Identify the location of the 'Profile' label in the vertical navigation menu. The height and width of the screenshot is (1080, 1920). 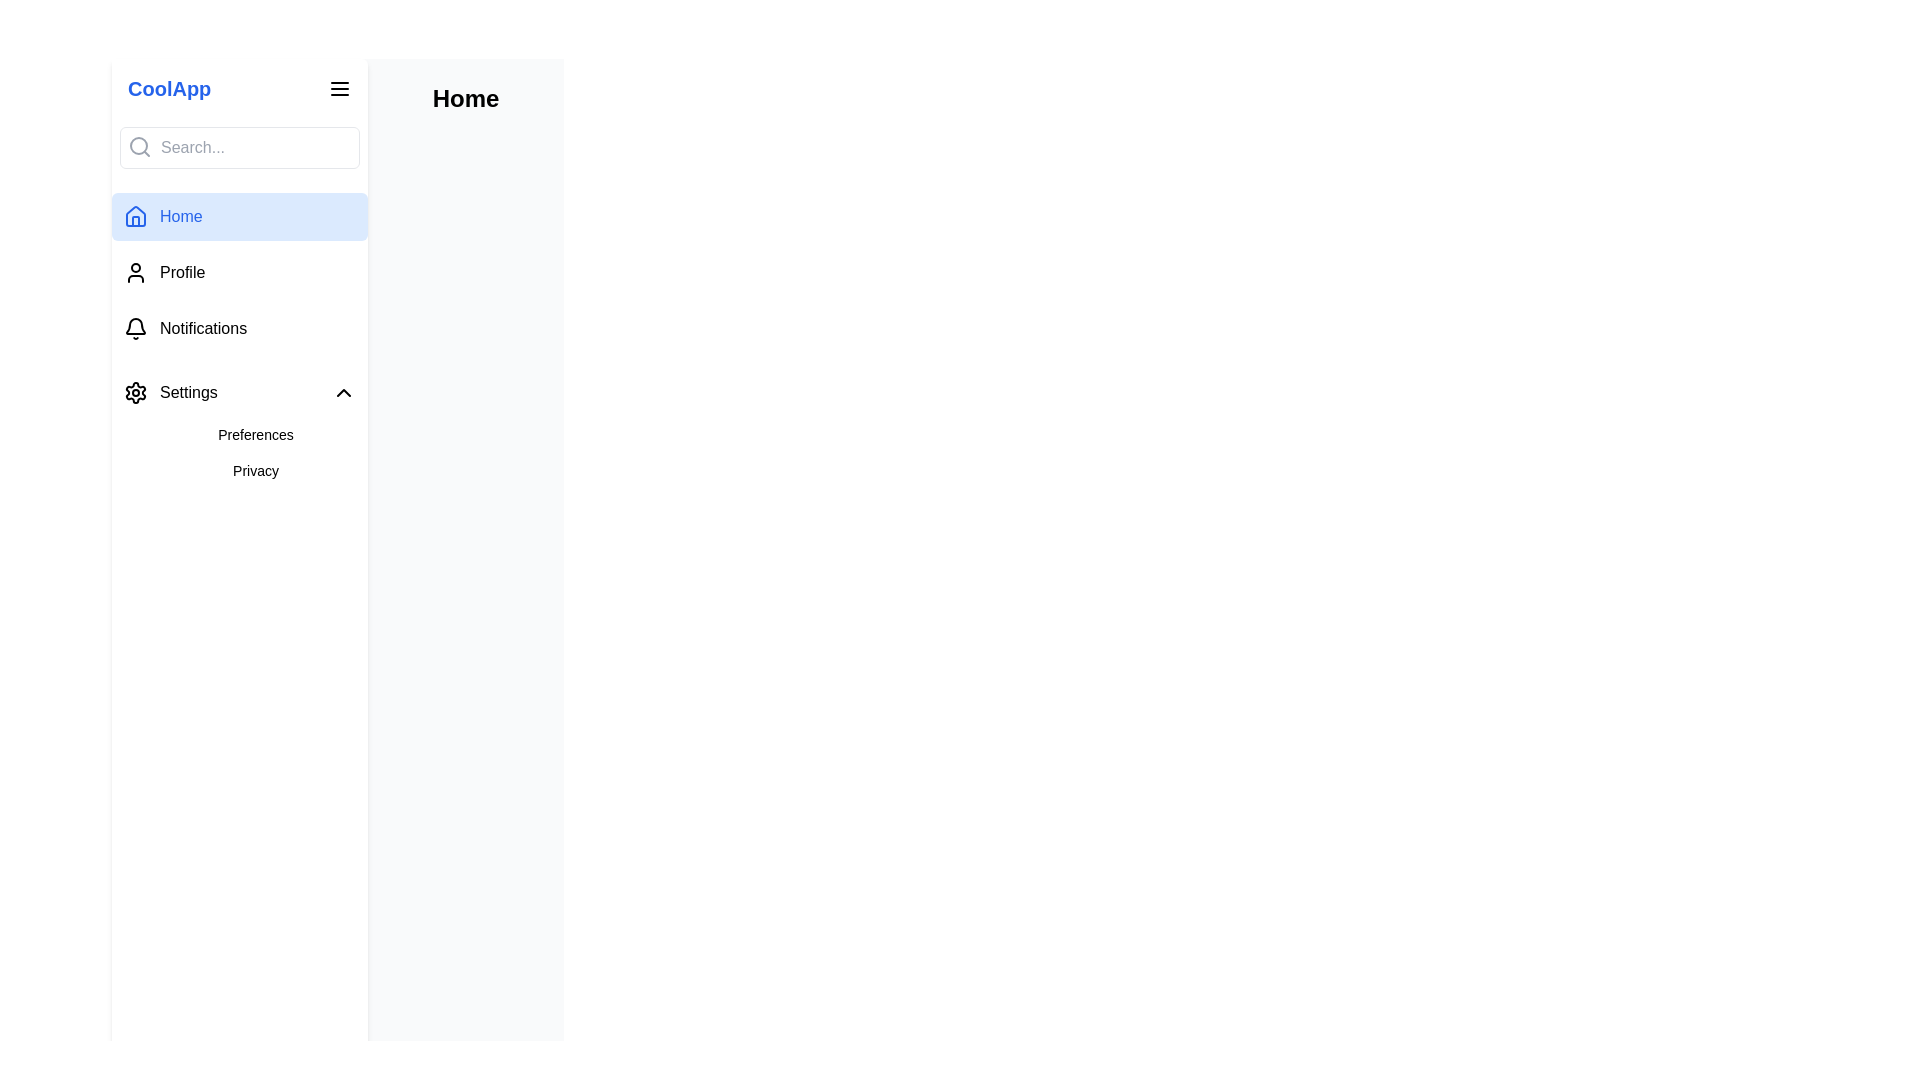
(182, 273).